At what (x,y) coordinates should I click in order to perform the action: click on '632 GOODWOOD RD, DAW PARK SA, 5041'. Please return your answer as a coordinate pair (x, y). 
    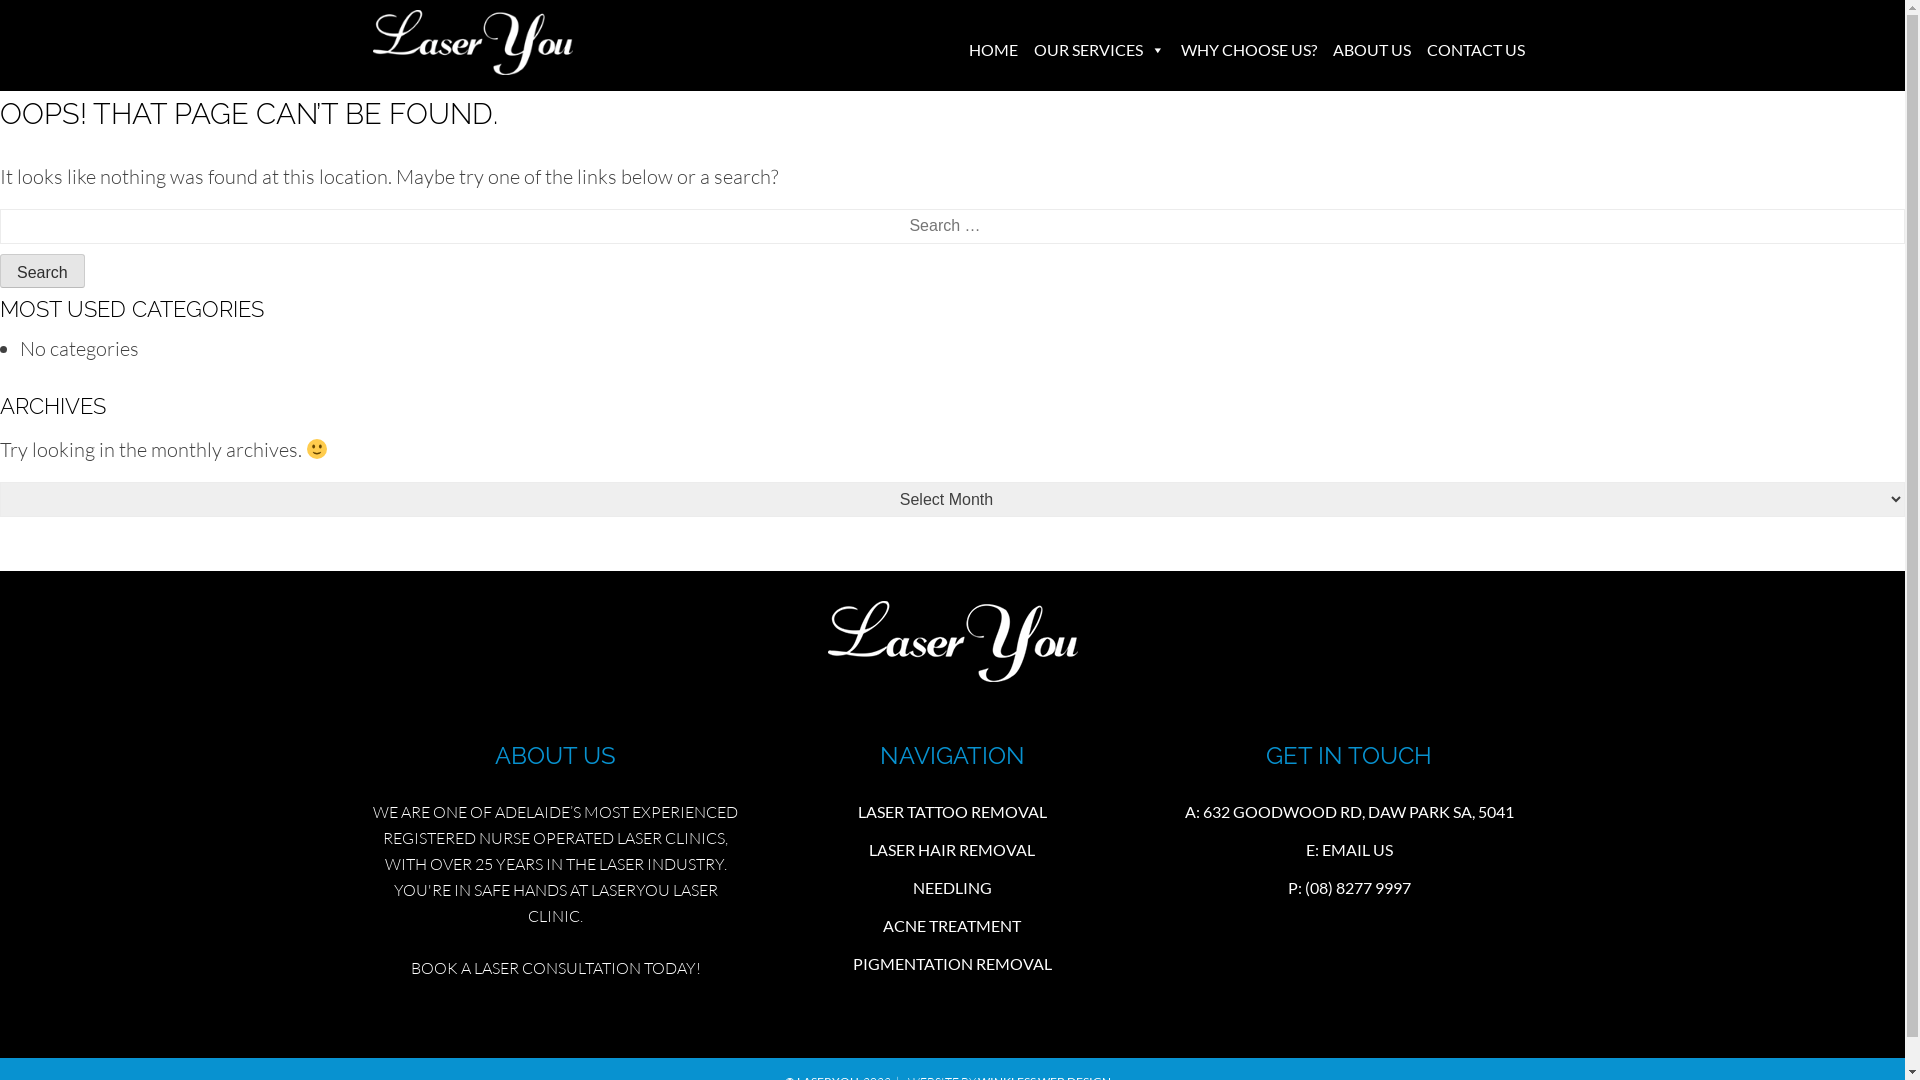
    Looking at the image, I should click on (1358, 811).